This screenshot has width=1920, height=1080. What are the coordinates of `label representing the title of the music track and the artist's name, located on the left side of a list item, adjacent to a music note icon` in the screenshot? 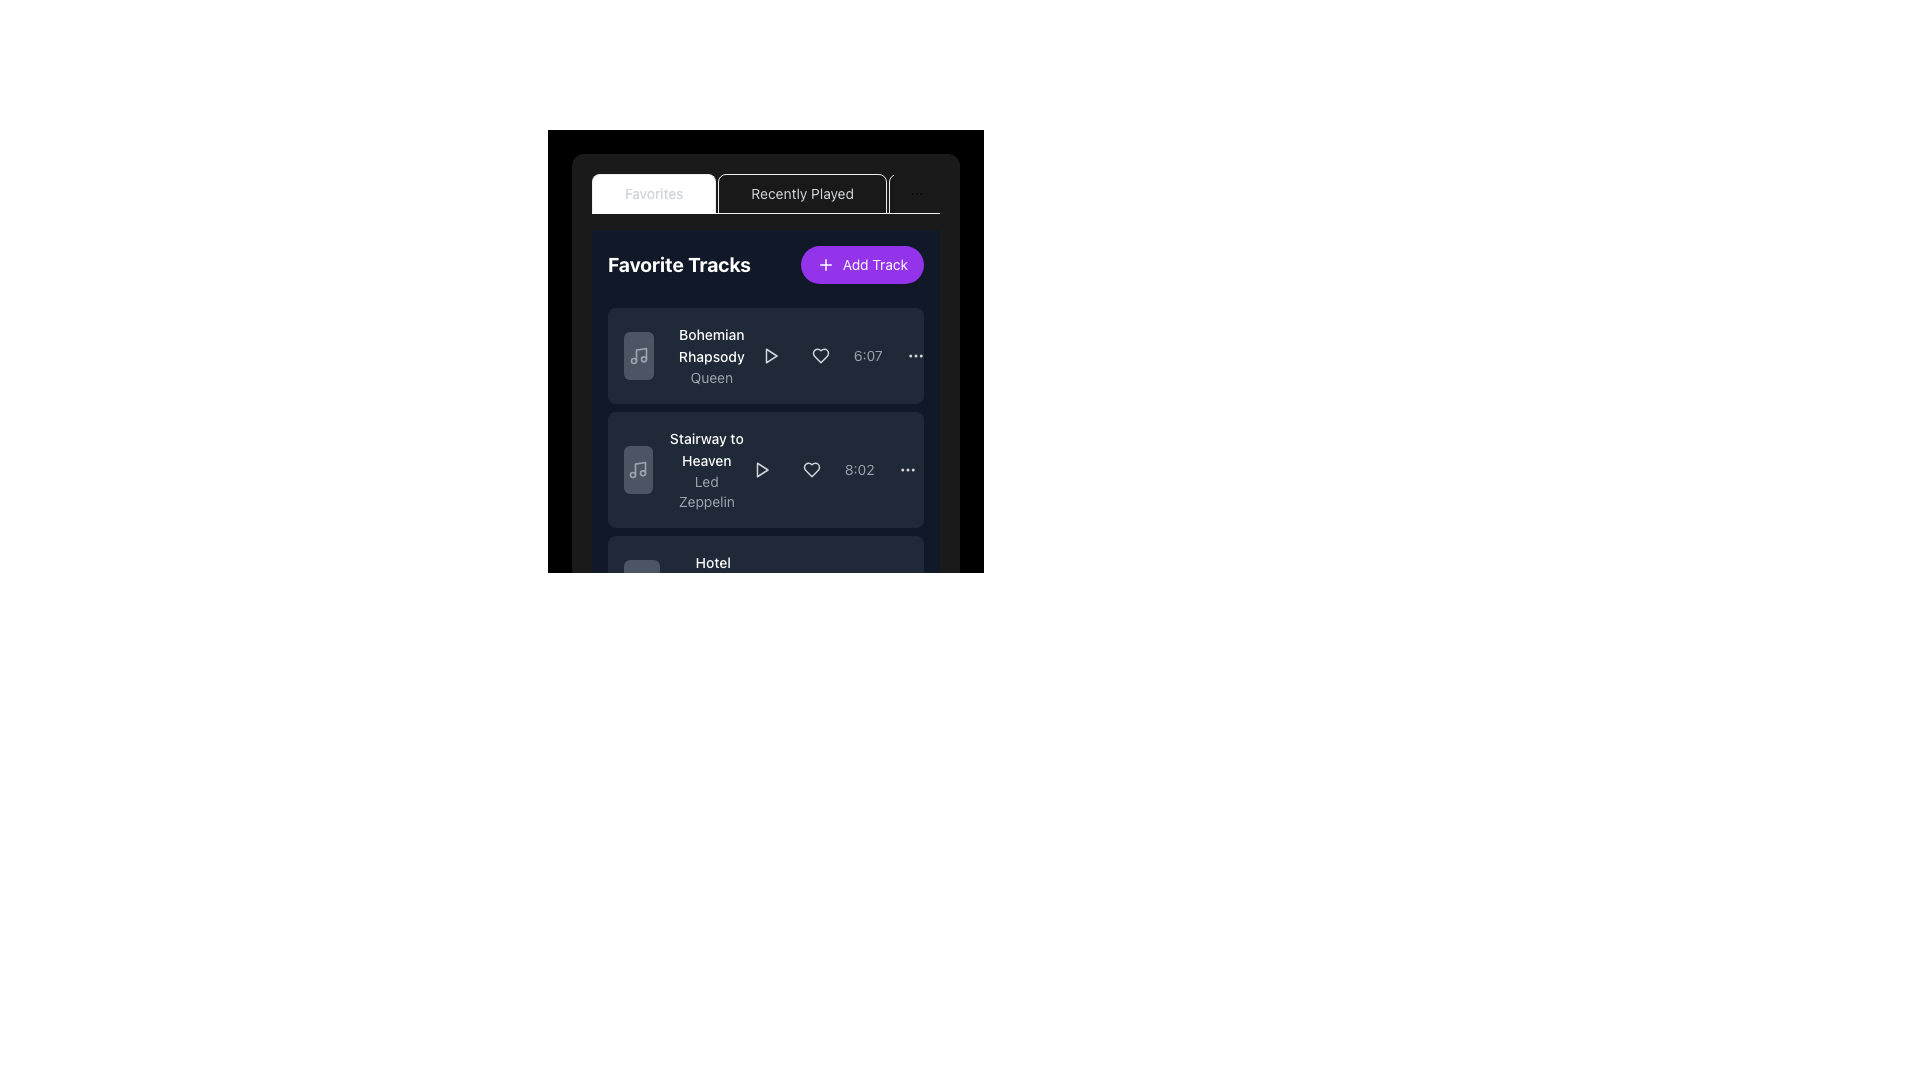 It's located at (711, 354).